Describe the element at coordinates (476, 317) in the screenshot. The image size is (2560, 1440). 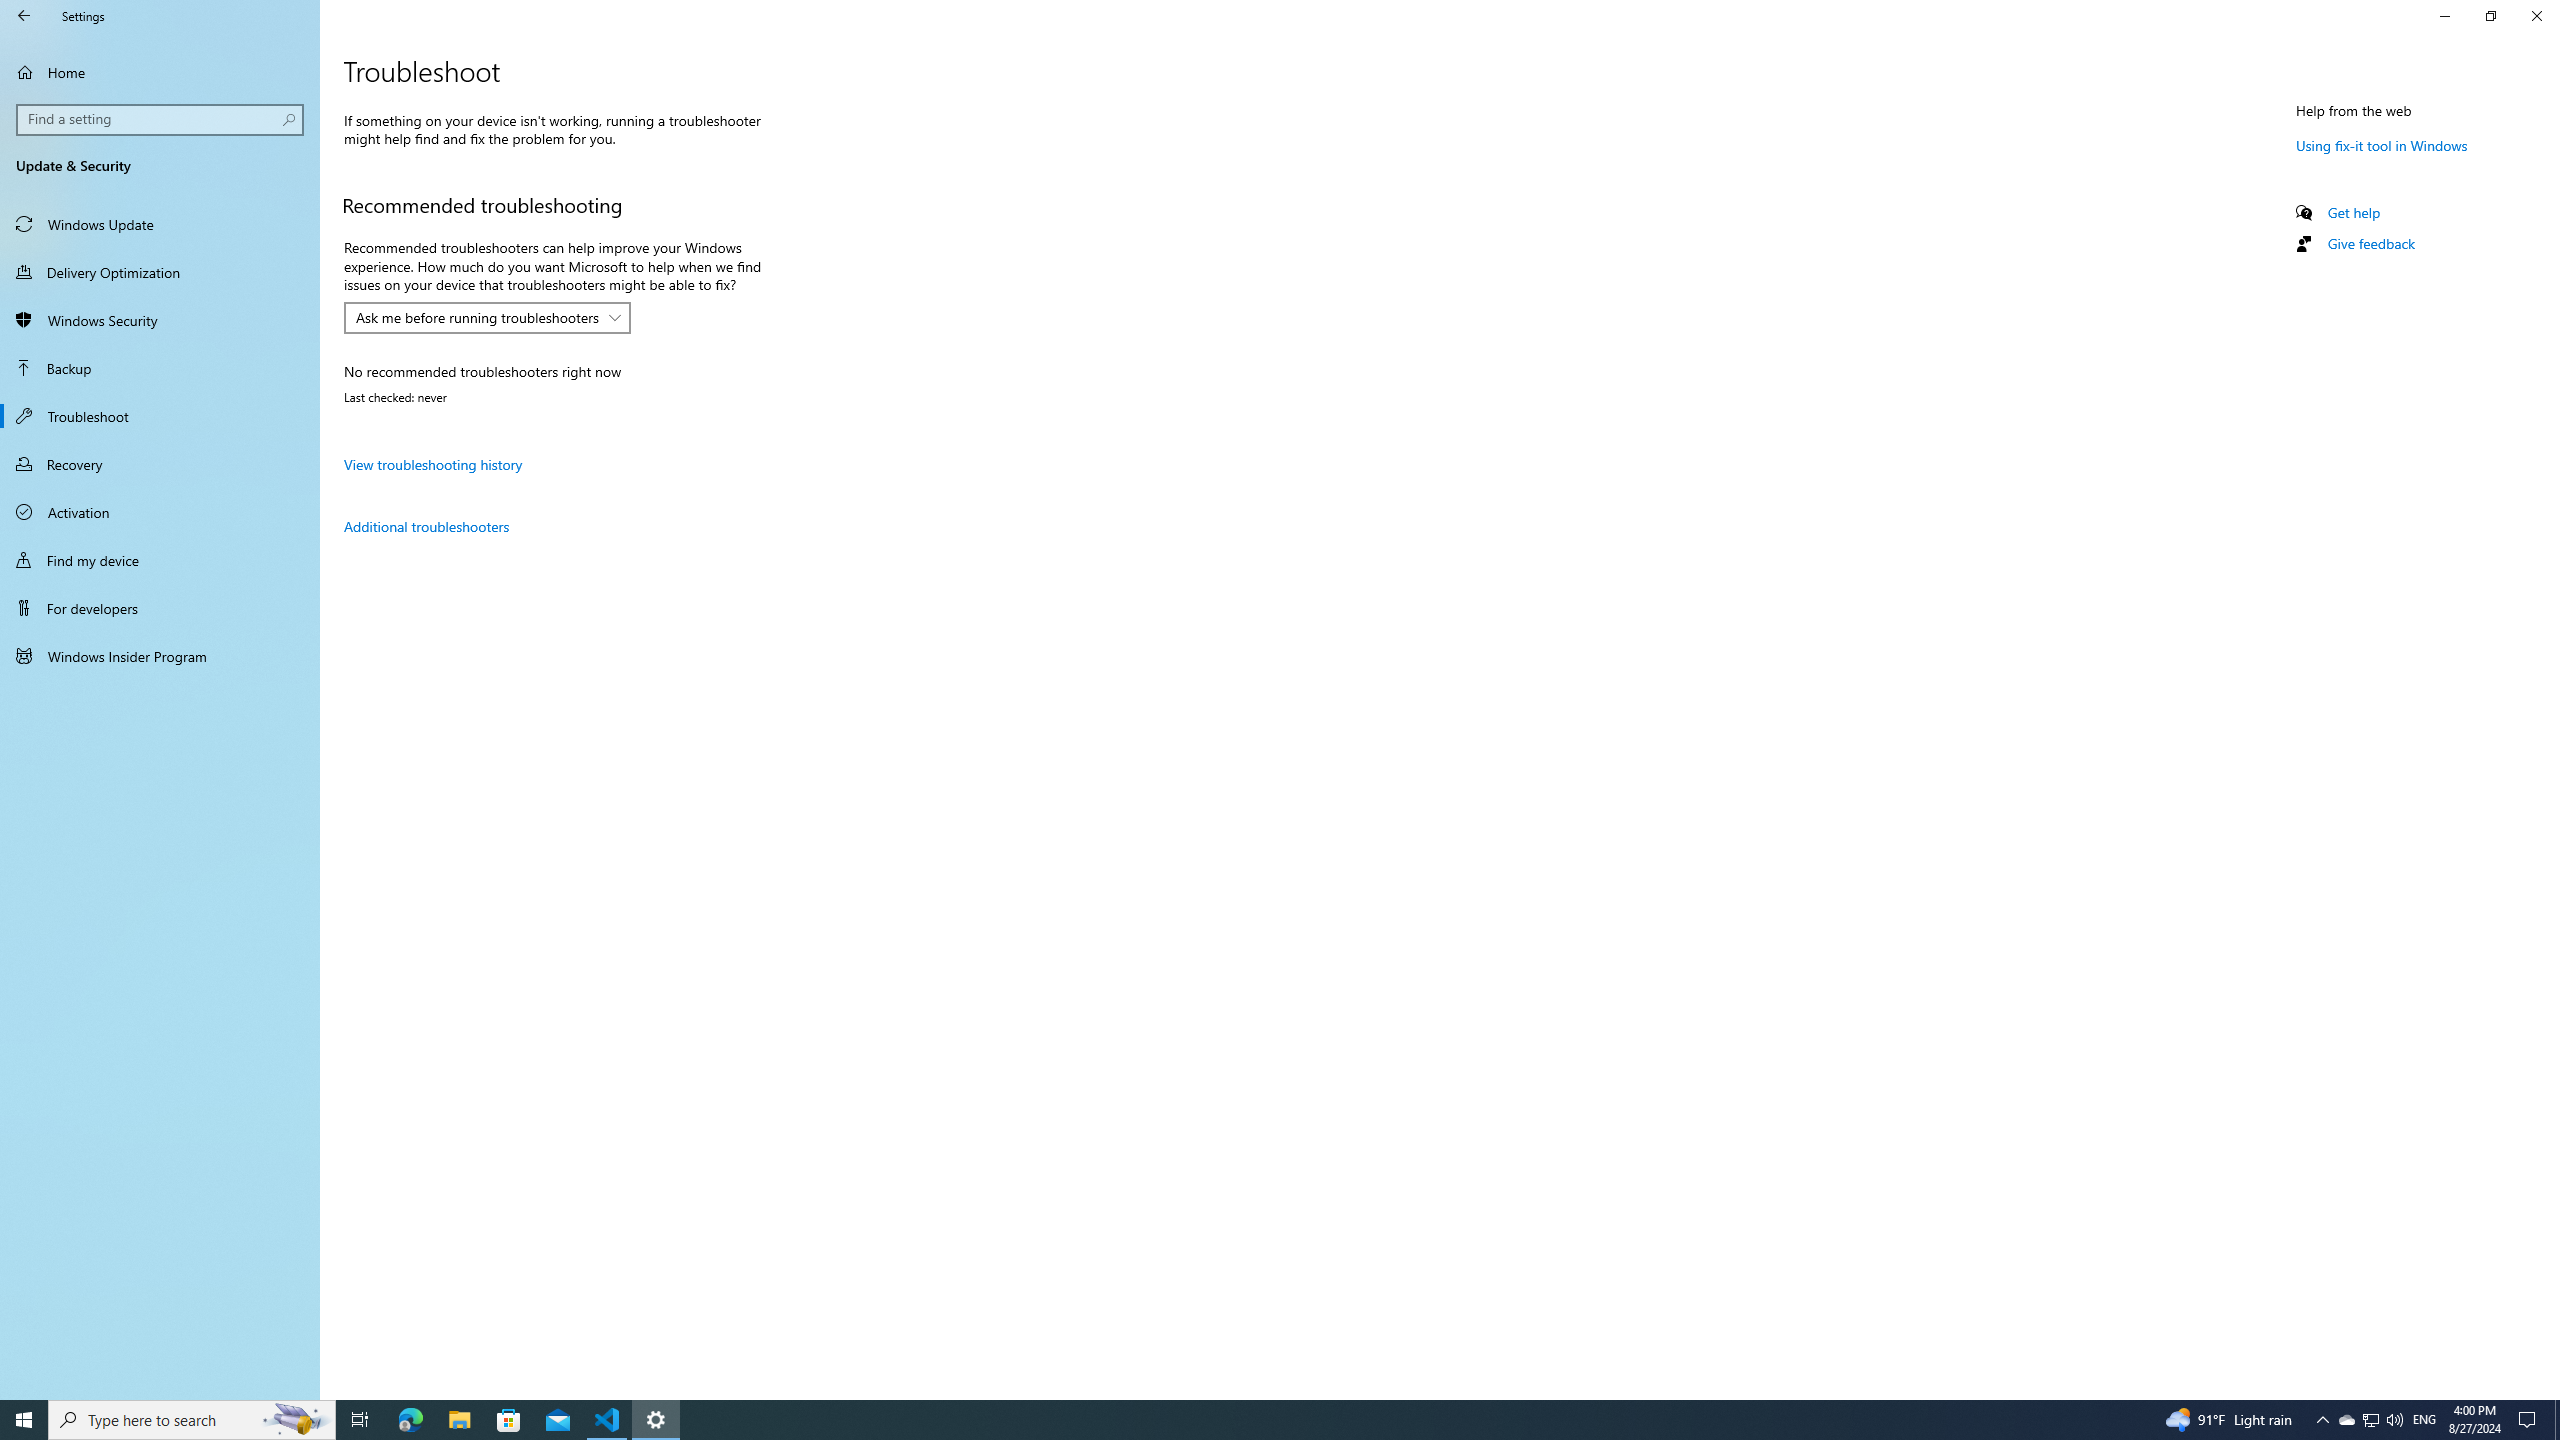
I see `'Ask me before running troubleshooters'` at that location.